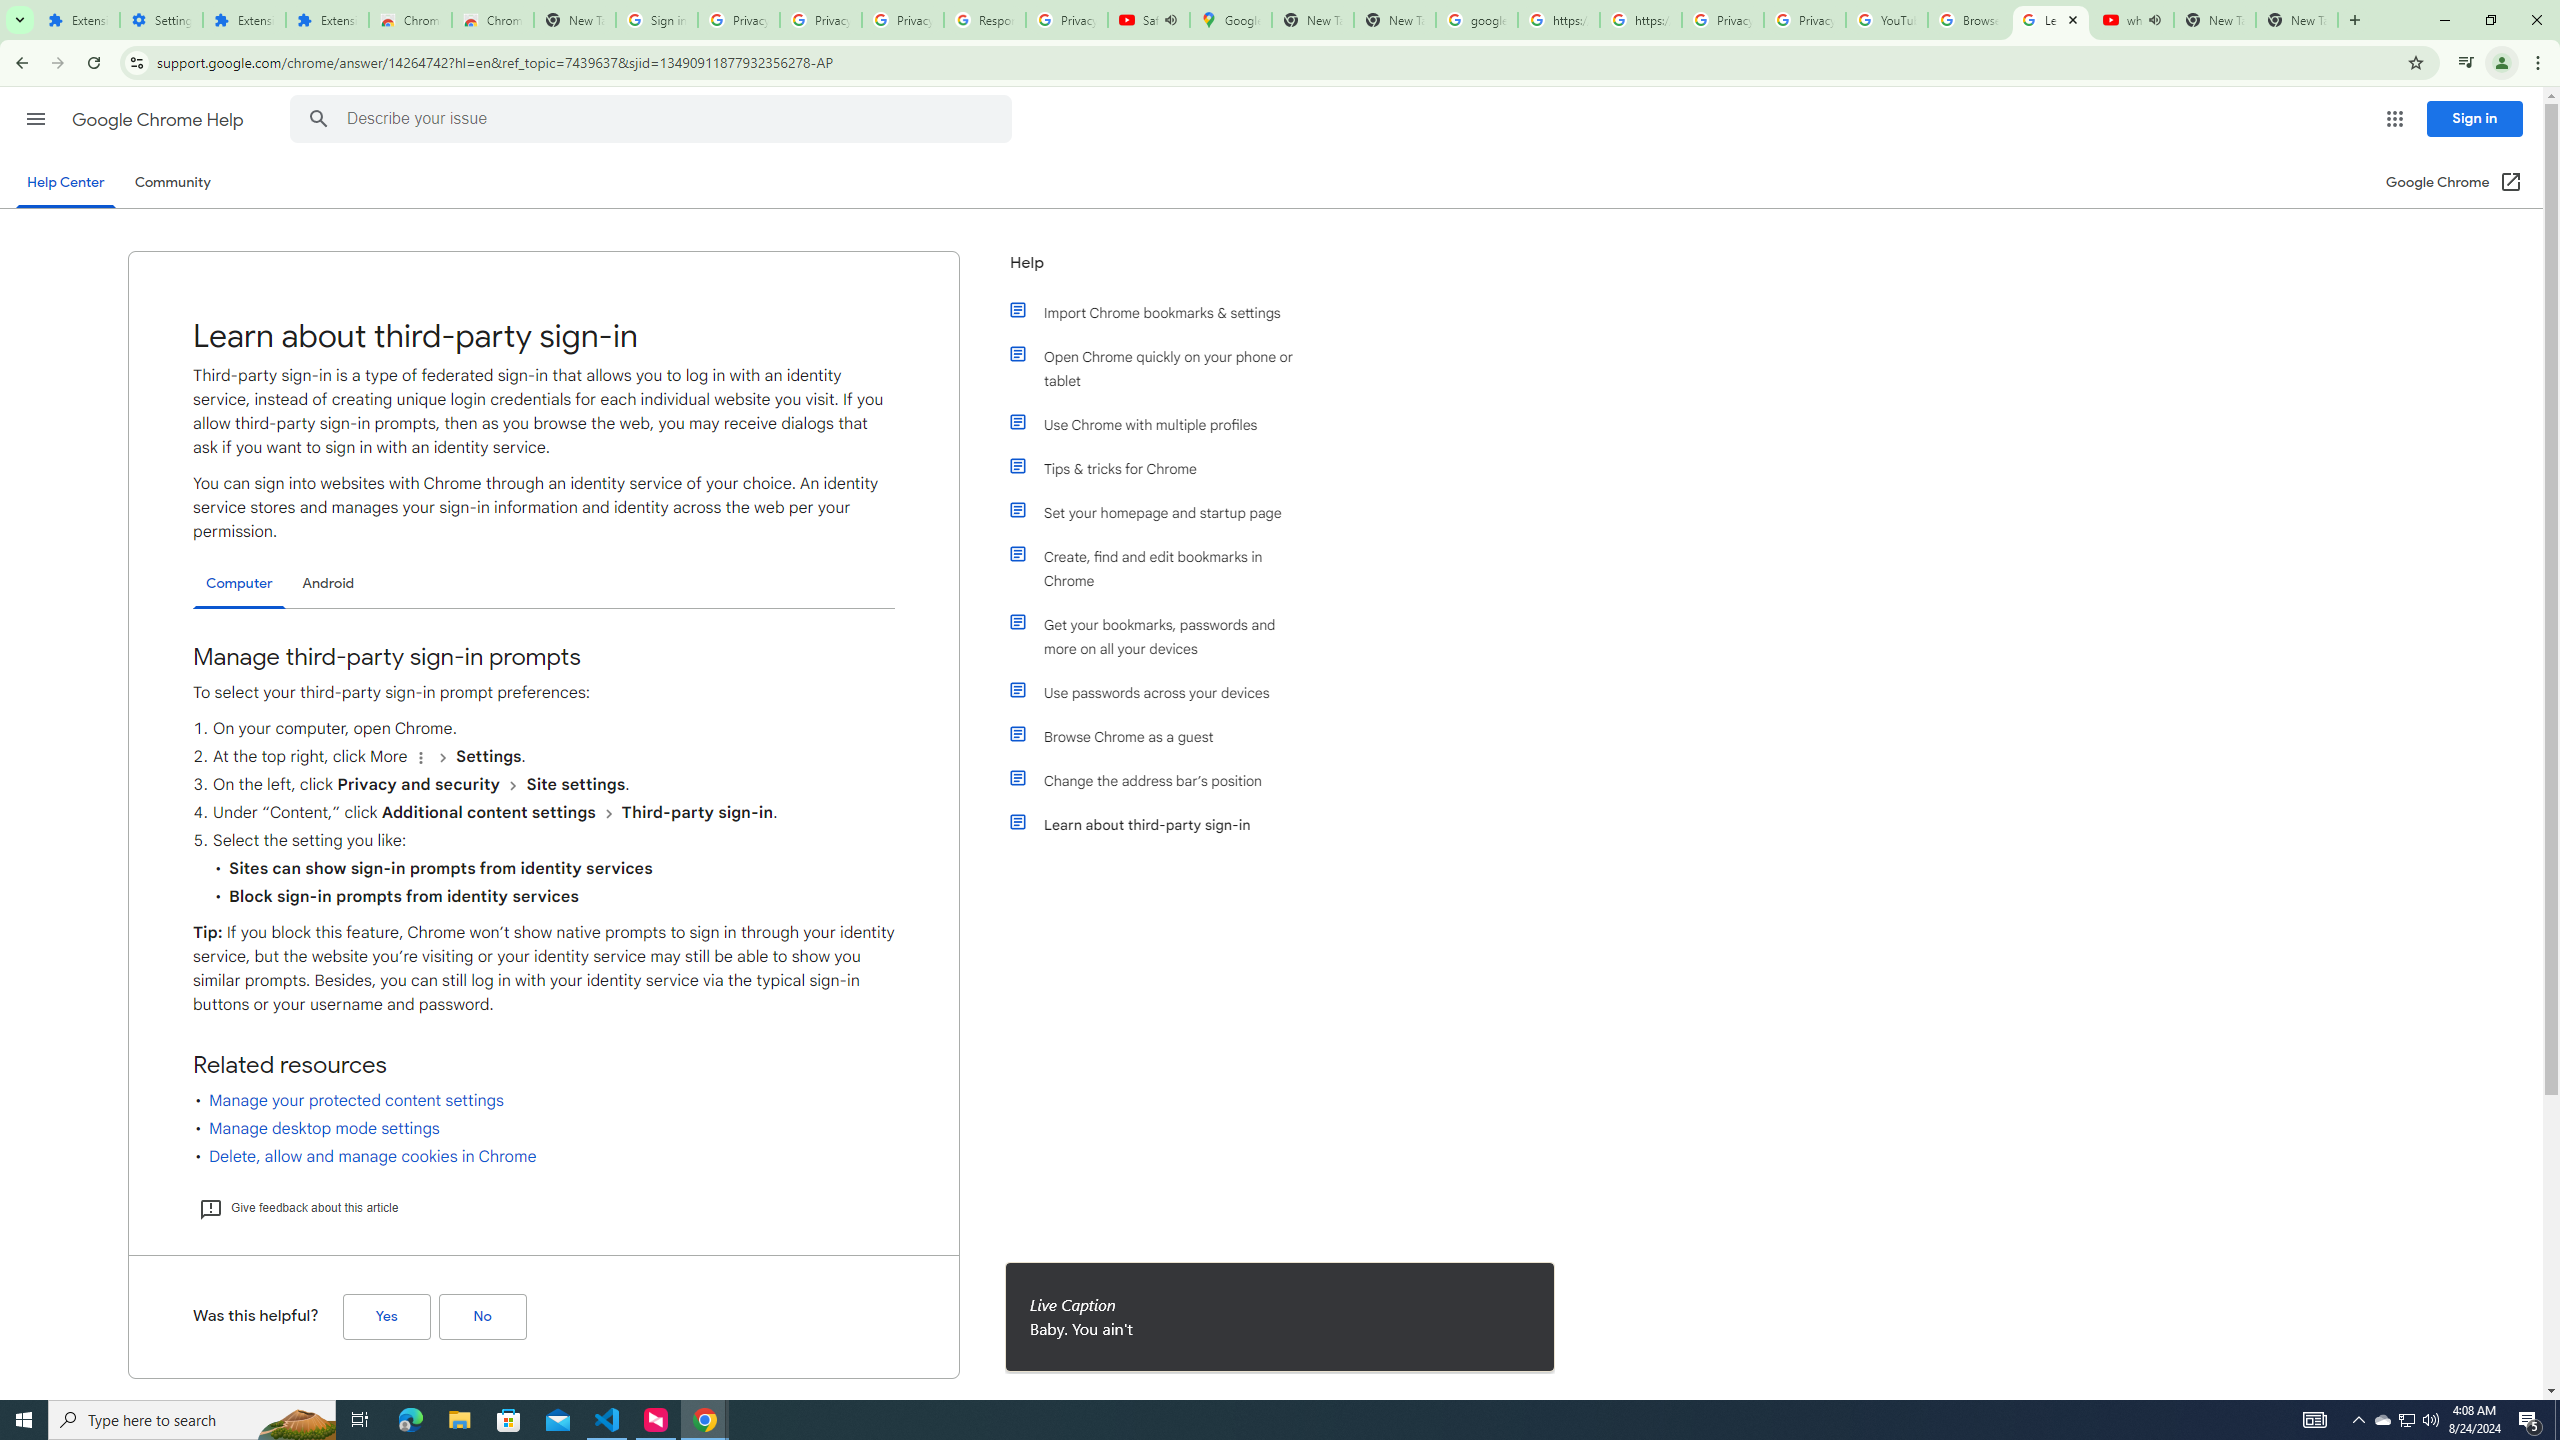  Describe the element at coordinates (325, 1127) in the screenshot. I see `'Manage desktop mode settings'` at that location.